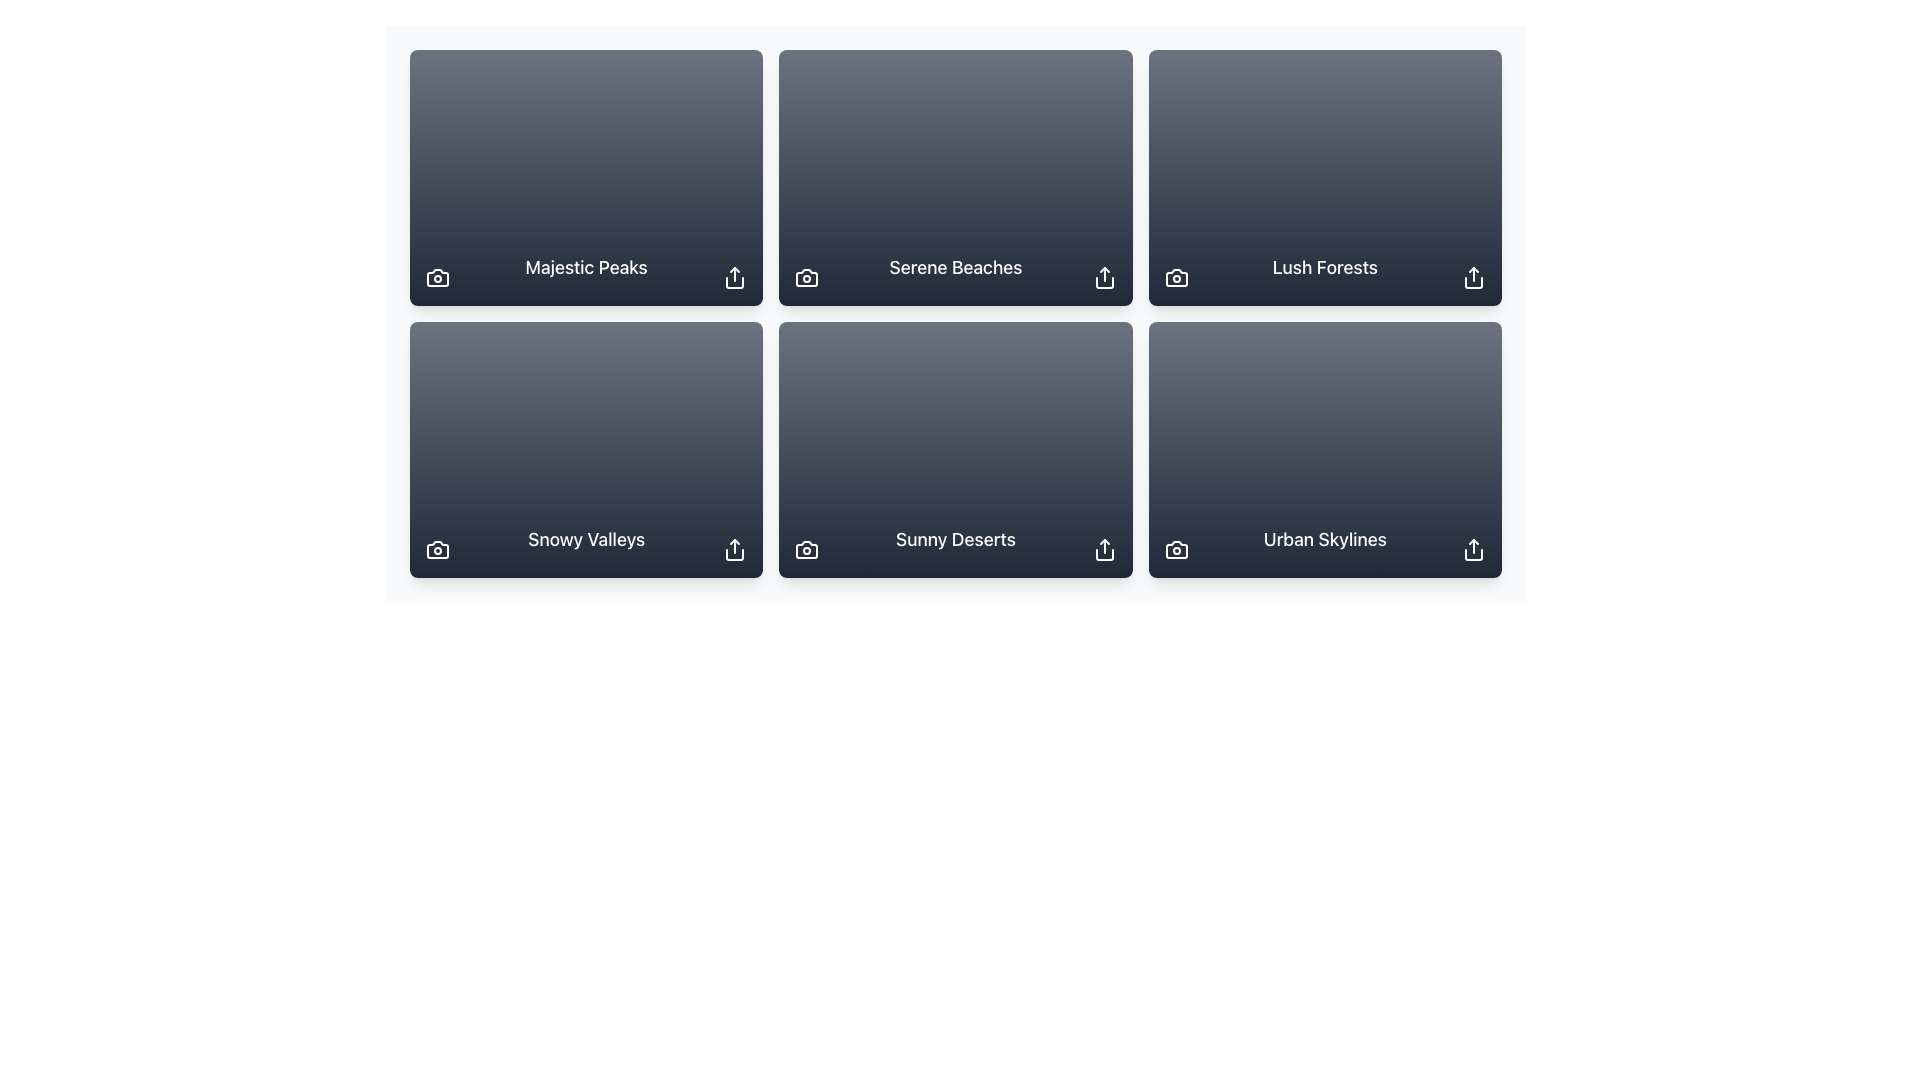 This screenshot has width=1920, height=1080. I want to click on the camera icon located, so click(1176, 277).